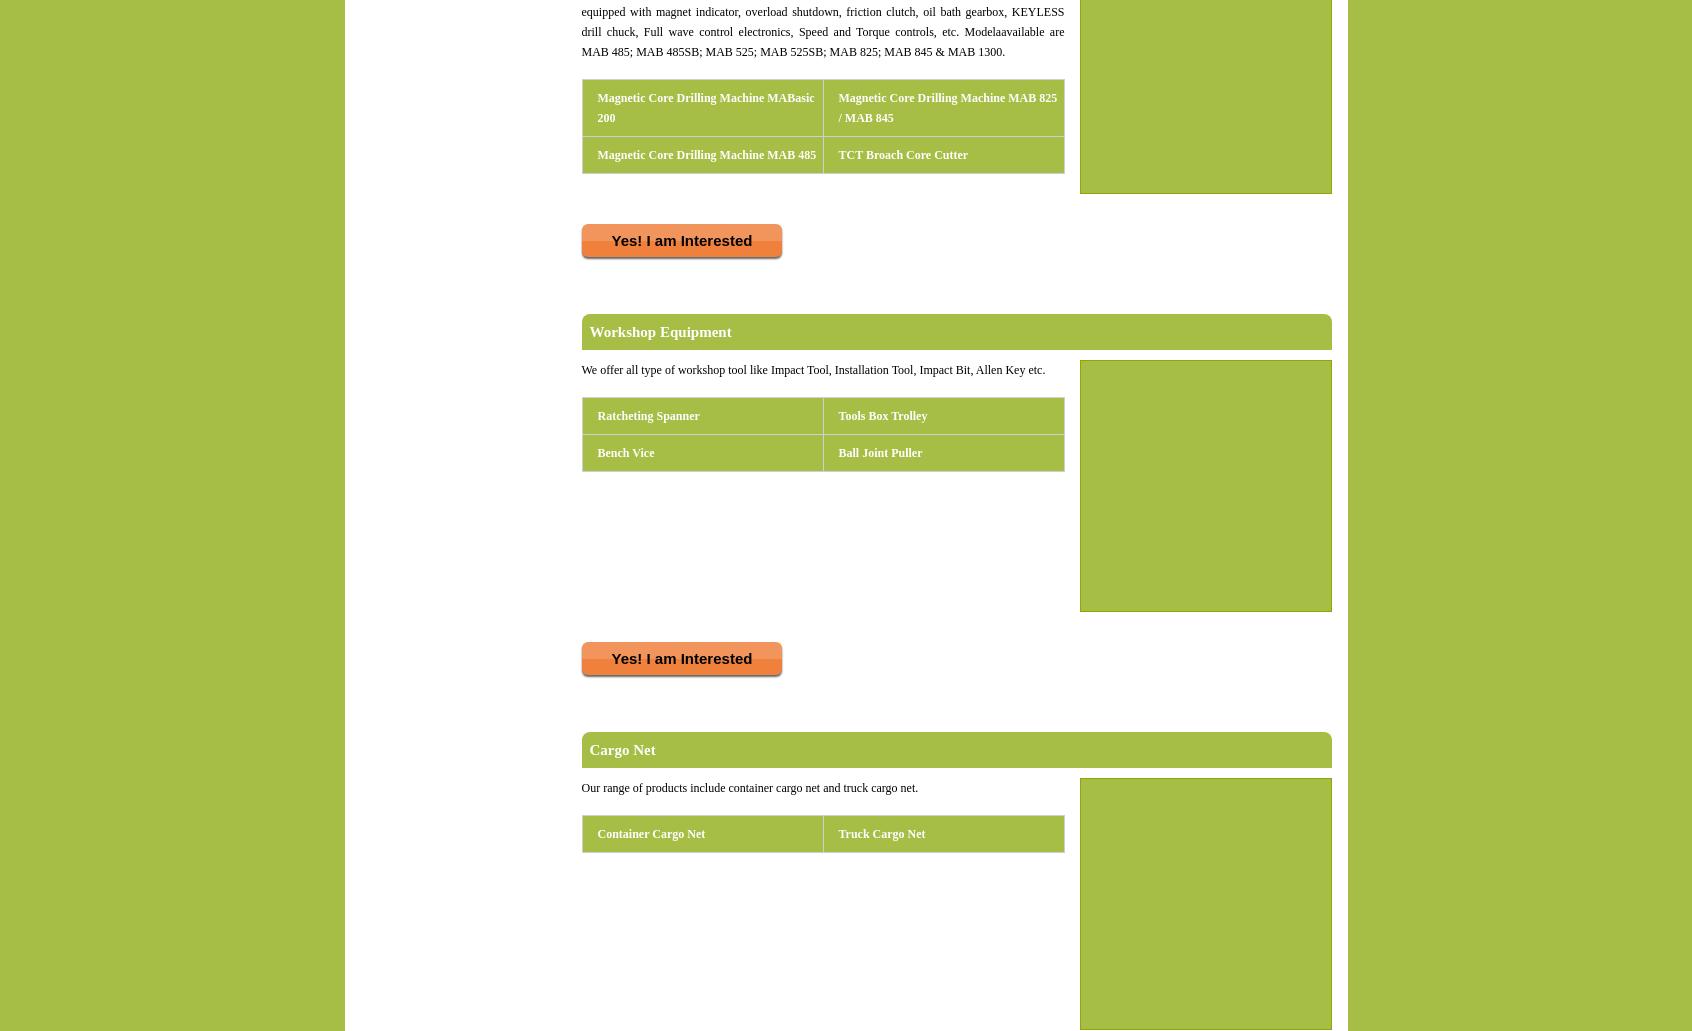 Image resolution: width=1692 pixels, height=1031 pixels. I want to click on 'Magnetic Core Drilling Machine MABasic 200', so click(705, 107).